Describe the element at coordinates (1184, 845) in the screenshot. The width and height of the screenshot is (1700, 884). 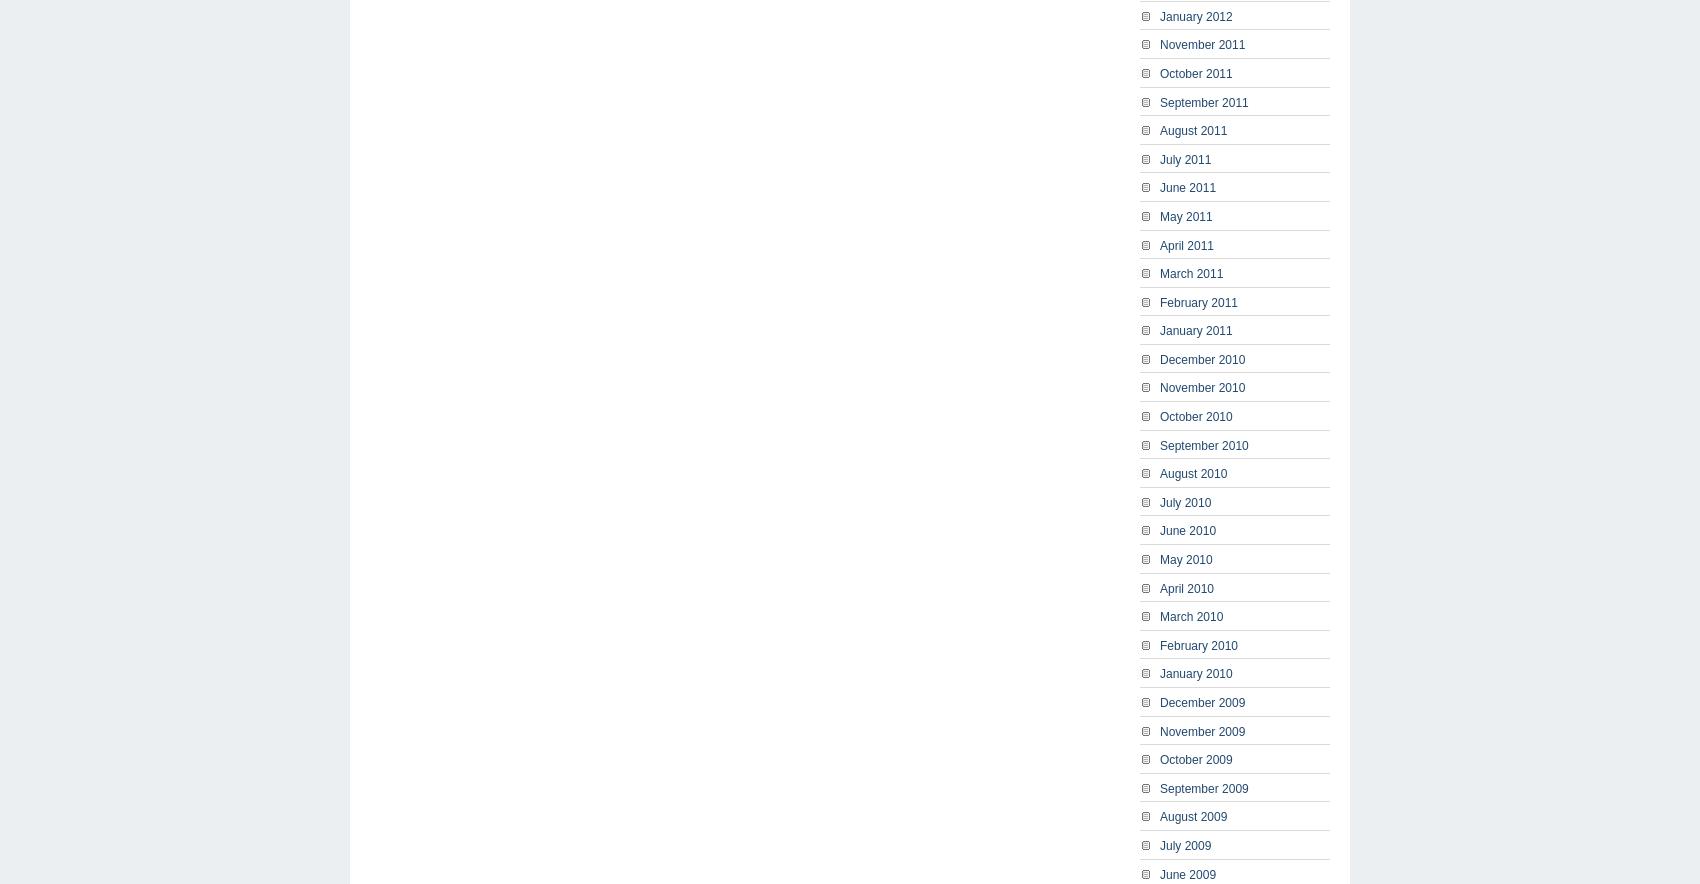
I see `'July 2009'` at that location.